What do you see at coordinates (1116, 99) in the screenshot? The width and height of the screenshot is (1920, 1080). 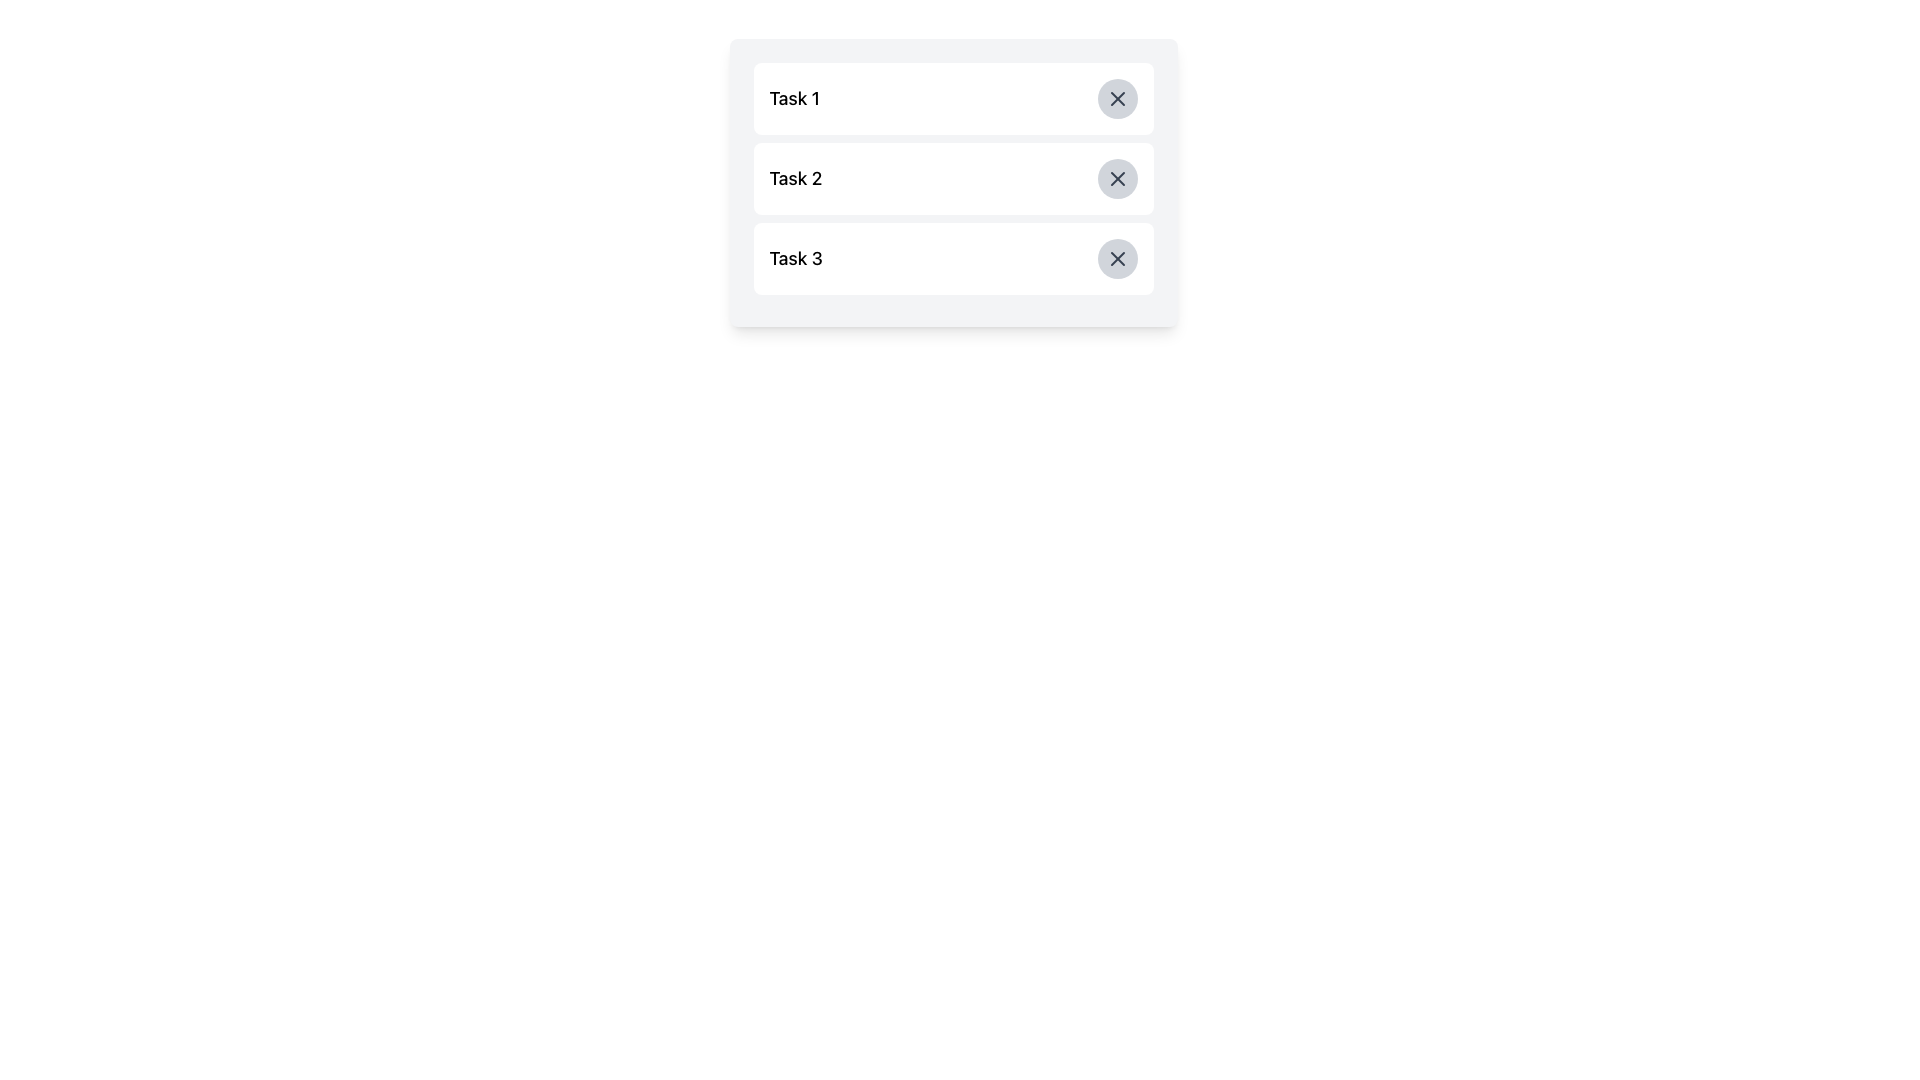 I see `the small 'X' icon button with a dark stroke color located in a circular button adjacent to the text label 'Task 1'` at bounding box center [1116, 99].